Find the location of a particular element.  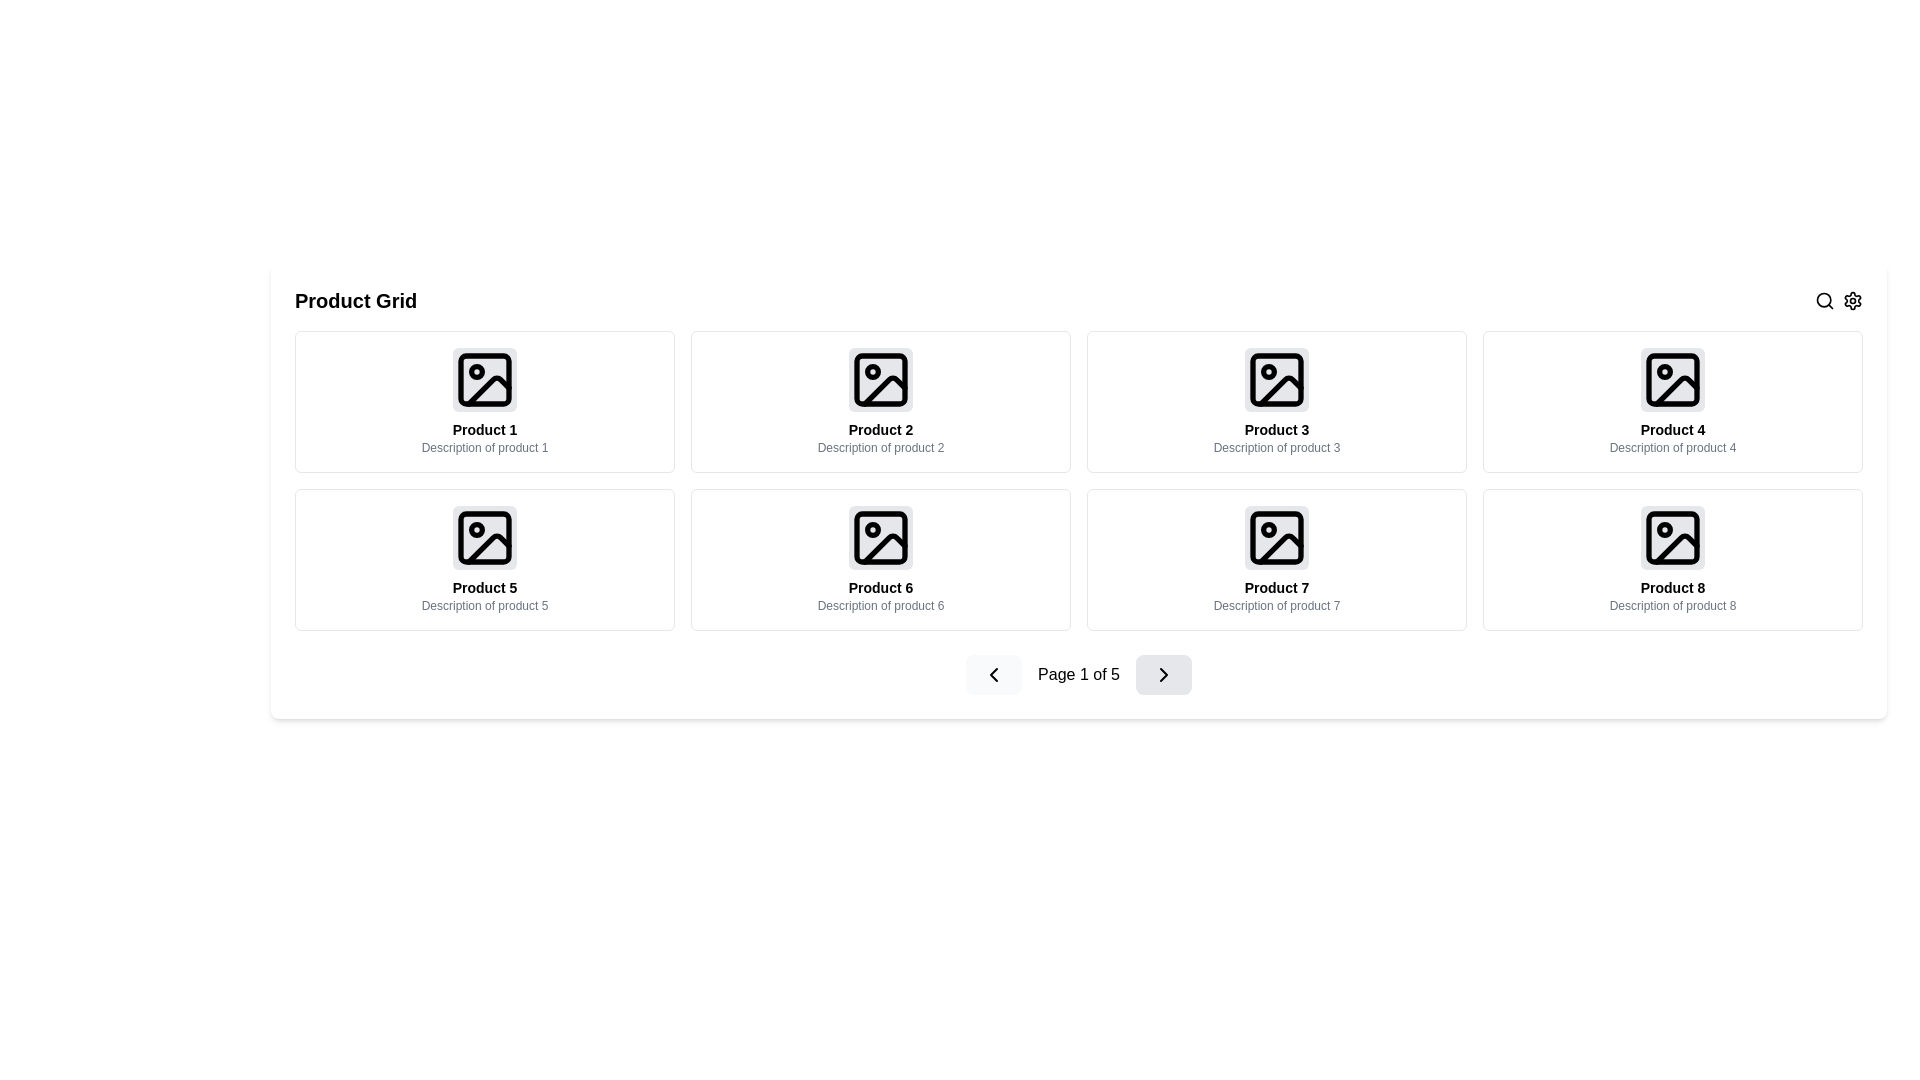

the text label displaying 'Product 6' which is located at the bottom of the sixth product card in a grid layout is located at coordinates (880, 586).